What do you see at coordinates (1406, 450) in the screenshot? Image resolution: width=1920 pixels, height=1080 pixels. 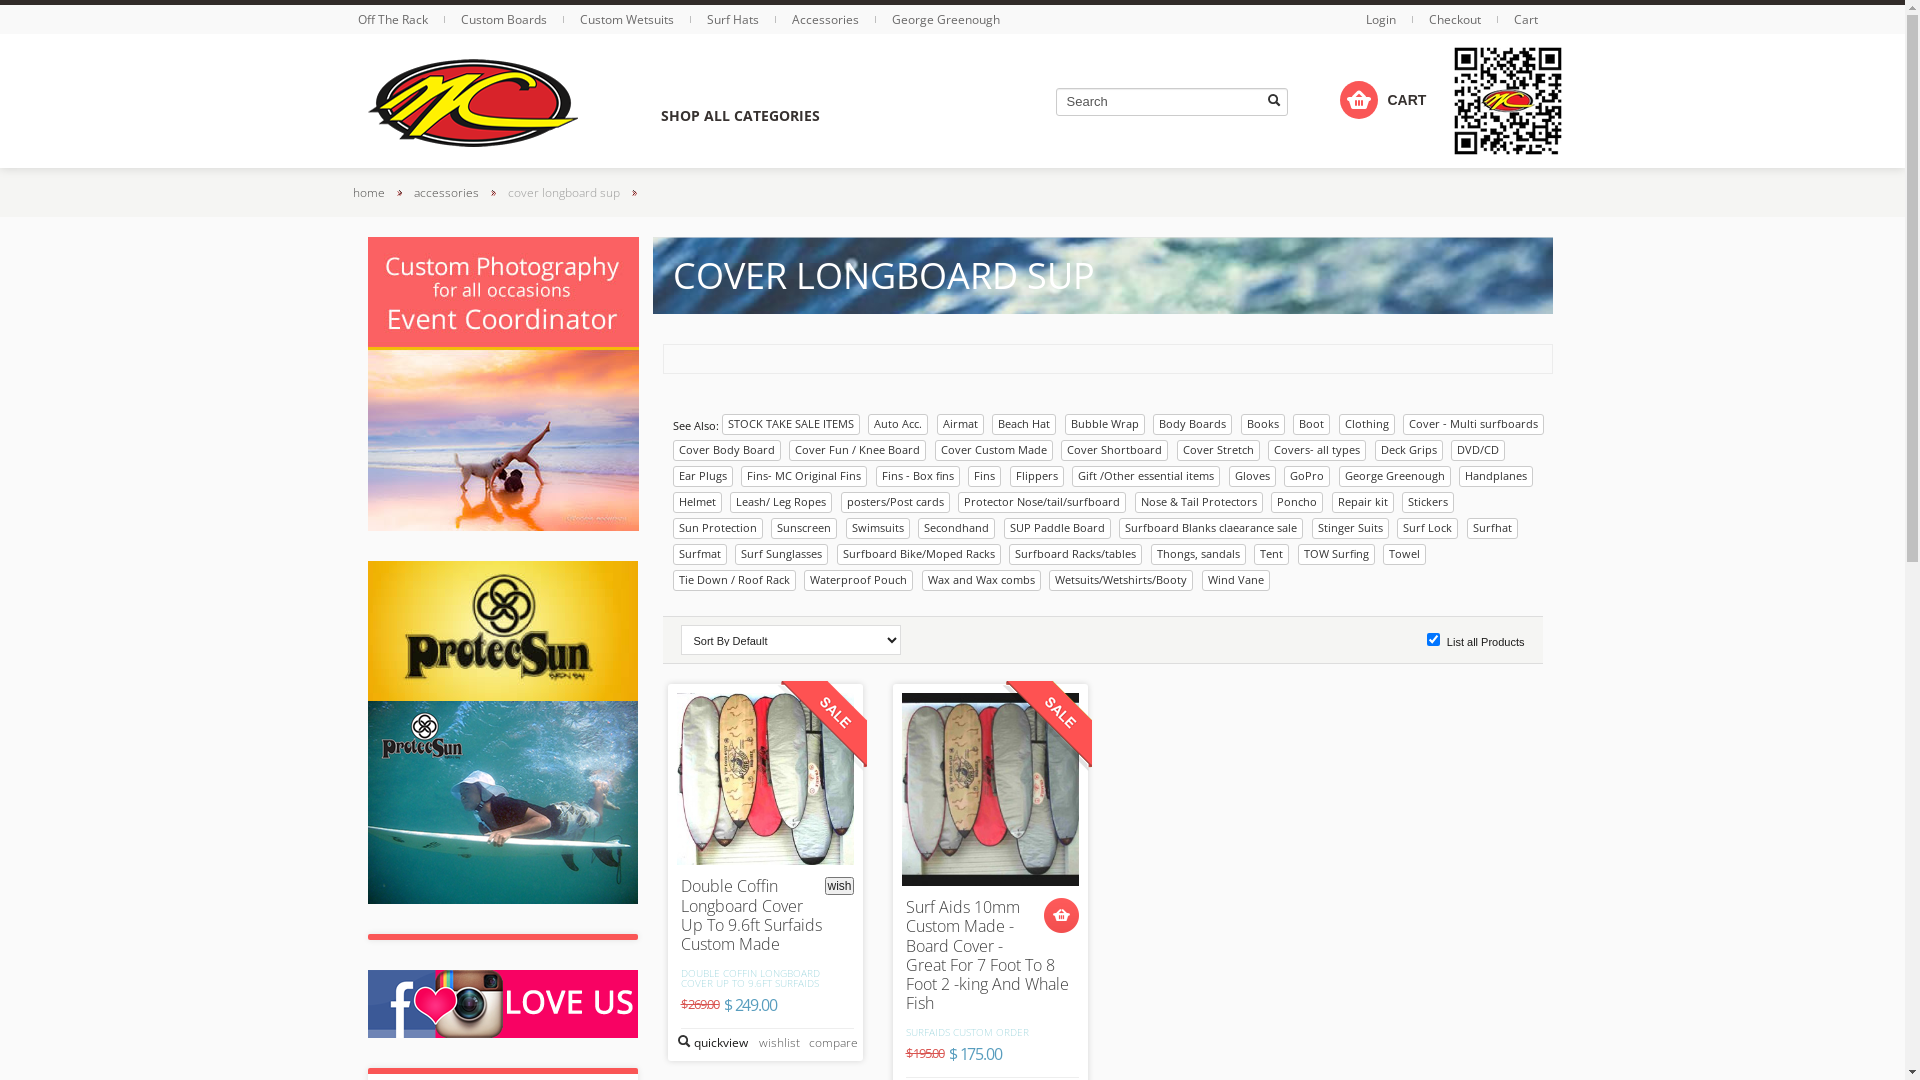 I see `'Deck Grips'` at bounding box center [1406, 450].